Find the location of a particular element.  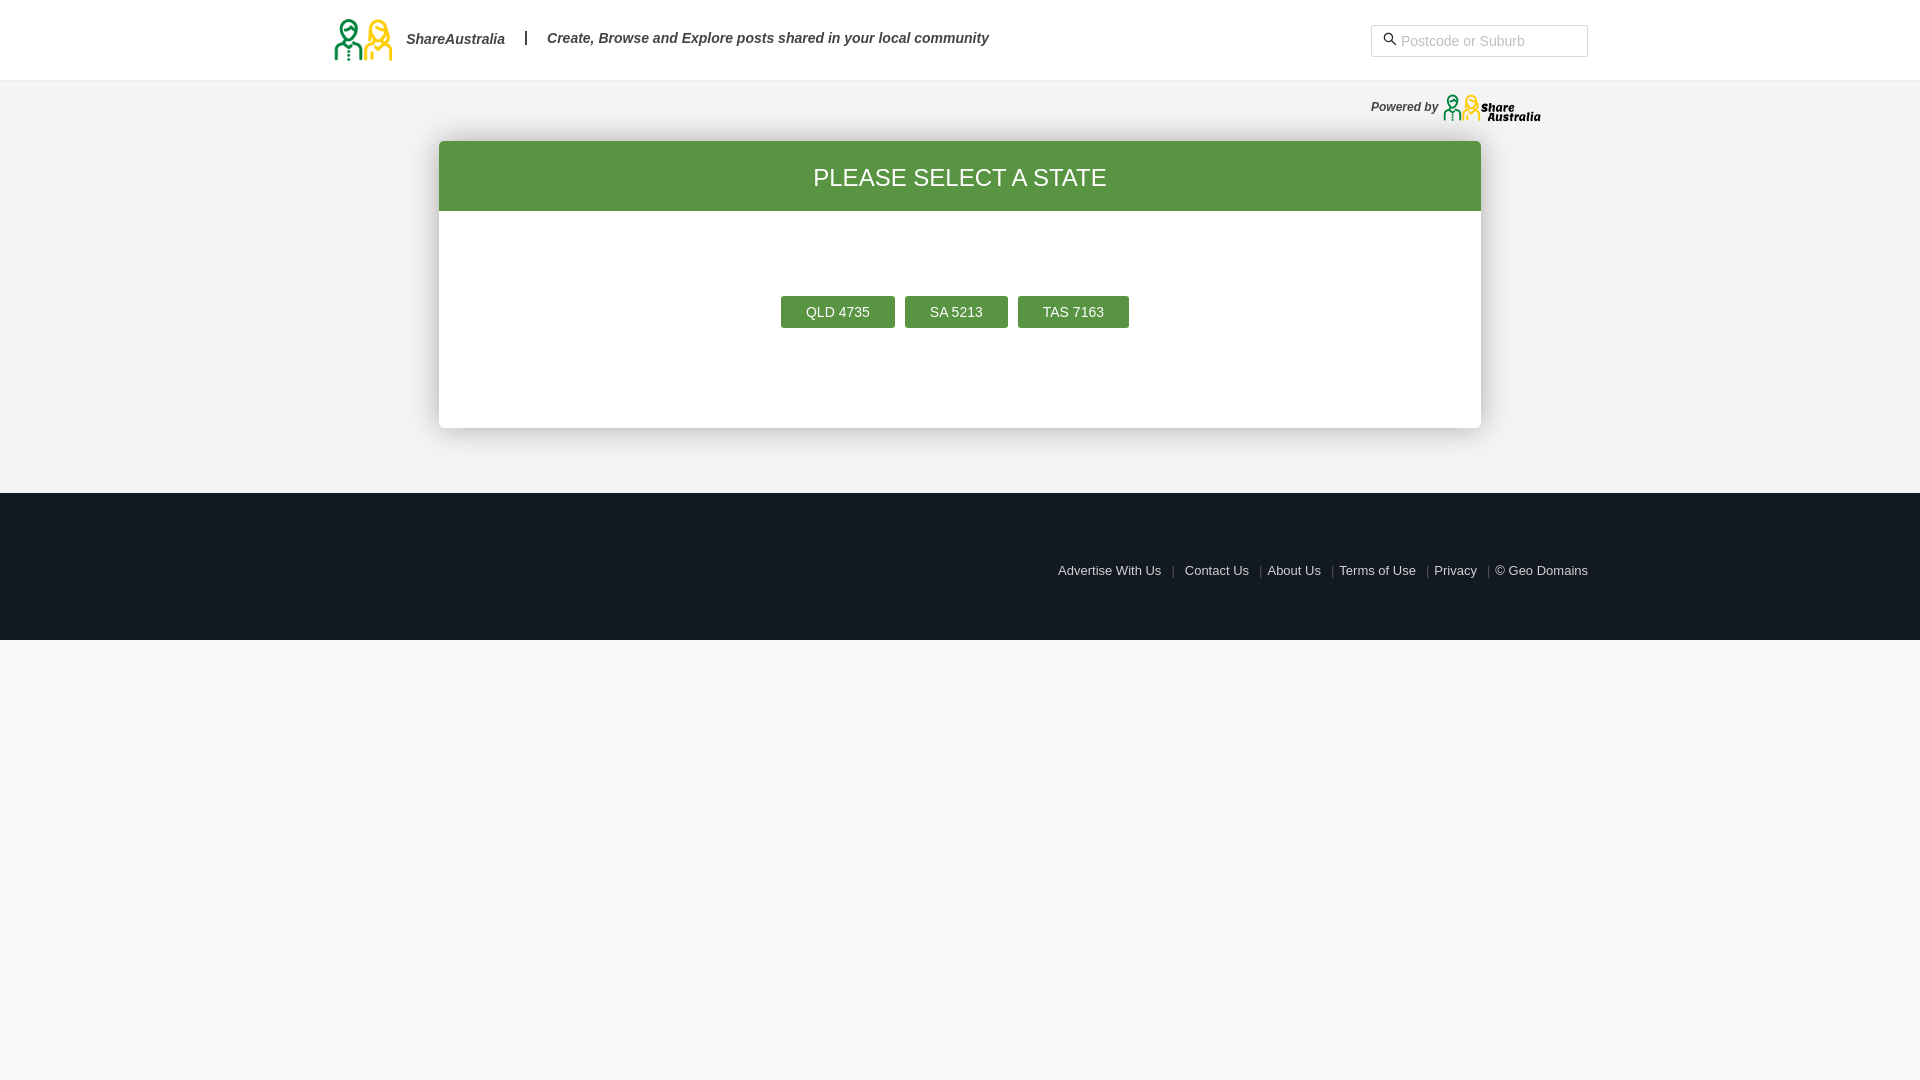

'Powered by' is located at coordinates (1456, 107).